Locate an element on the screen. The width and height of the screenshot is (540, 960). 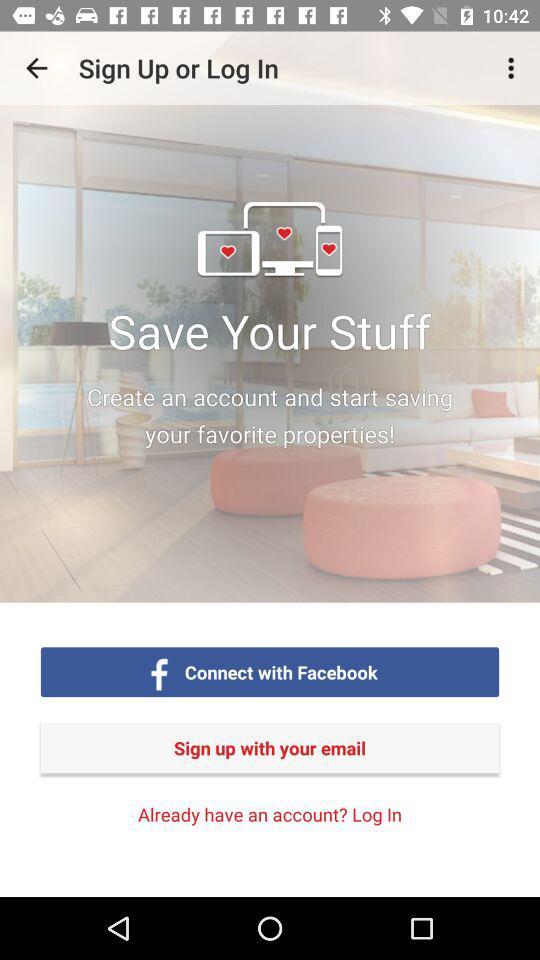
the icon above sign up with item is located at coordinates (36, 68).